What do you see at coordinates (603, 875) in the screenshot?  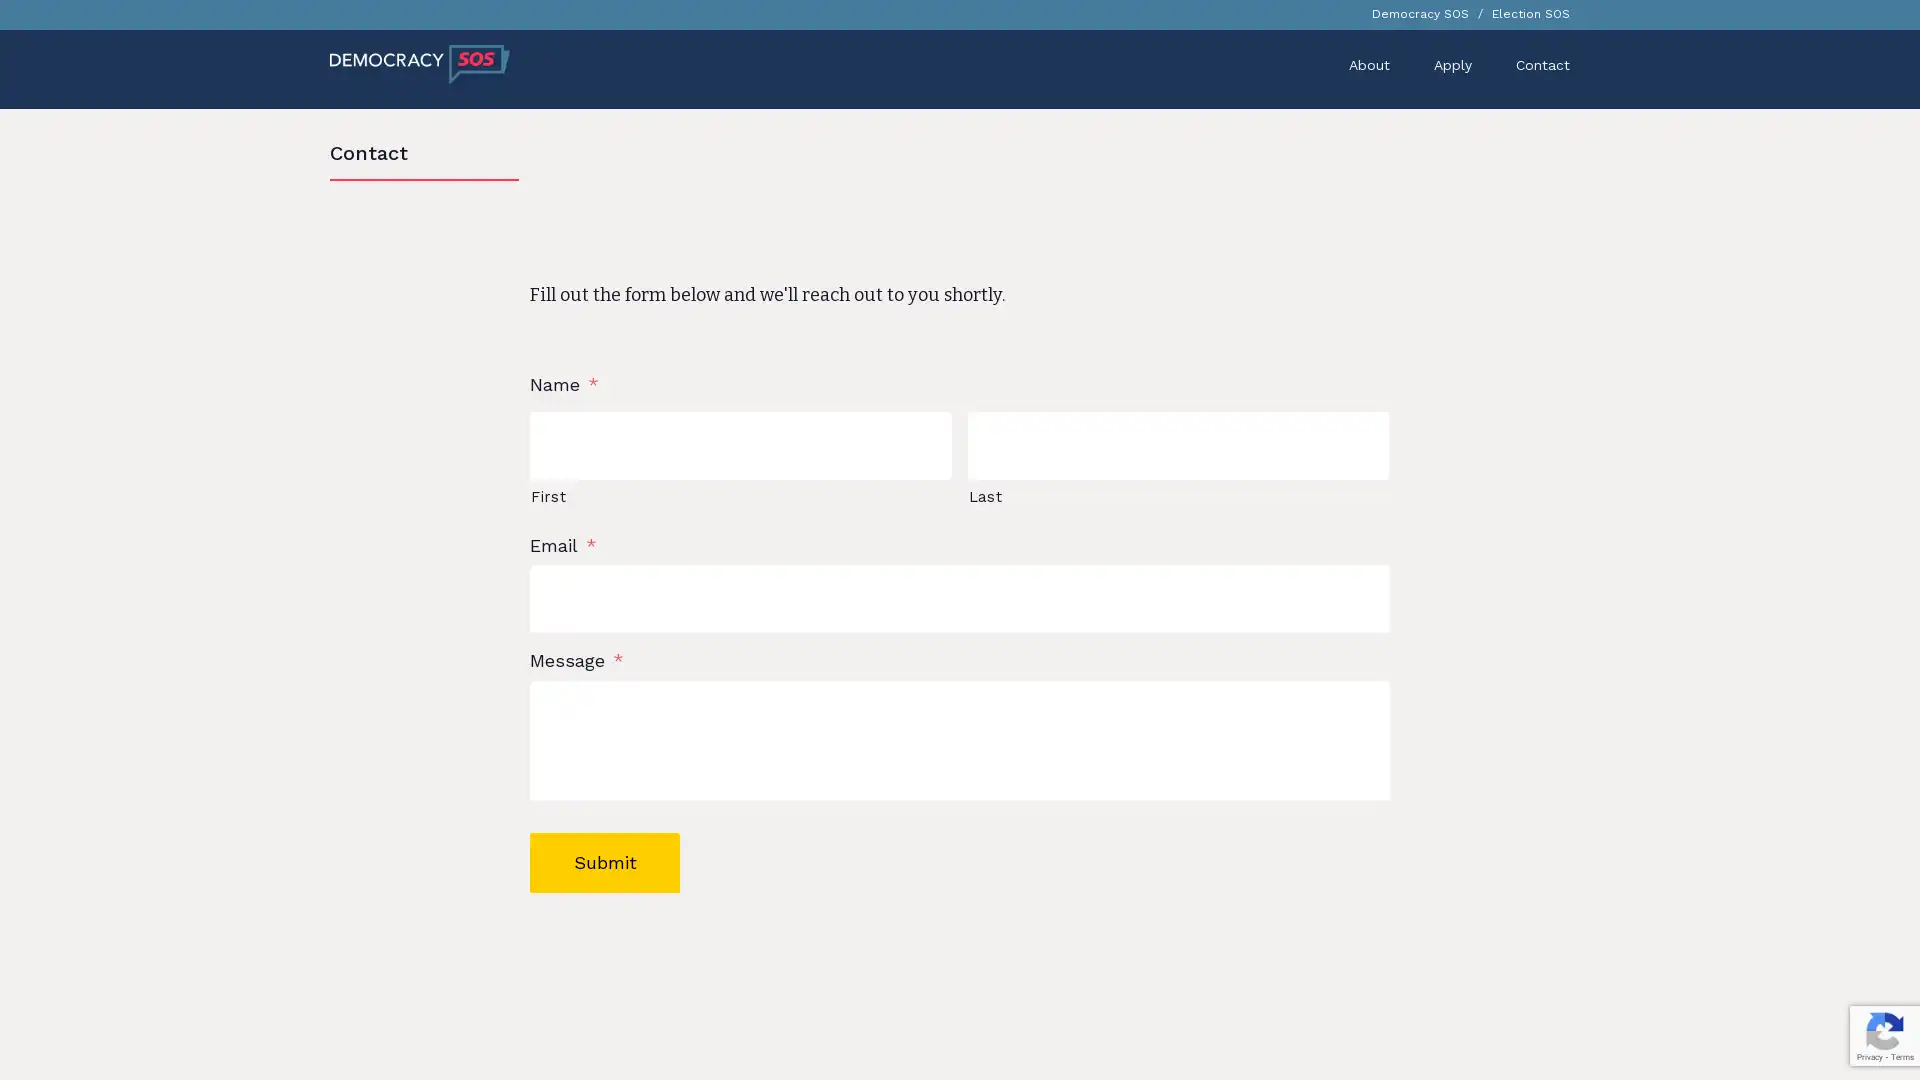 I see `Submit` at bounding box center [603, 875].